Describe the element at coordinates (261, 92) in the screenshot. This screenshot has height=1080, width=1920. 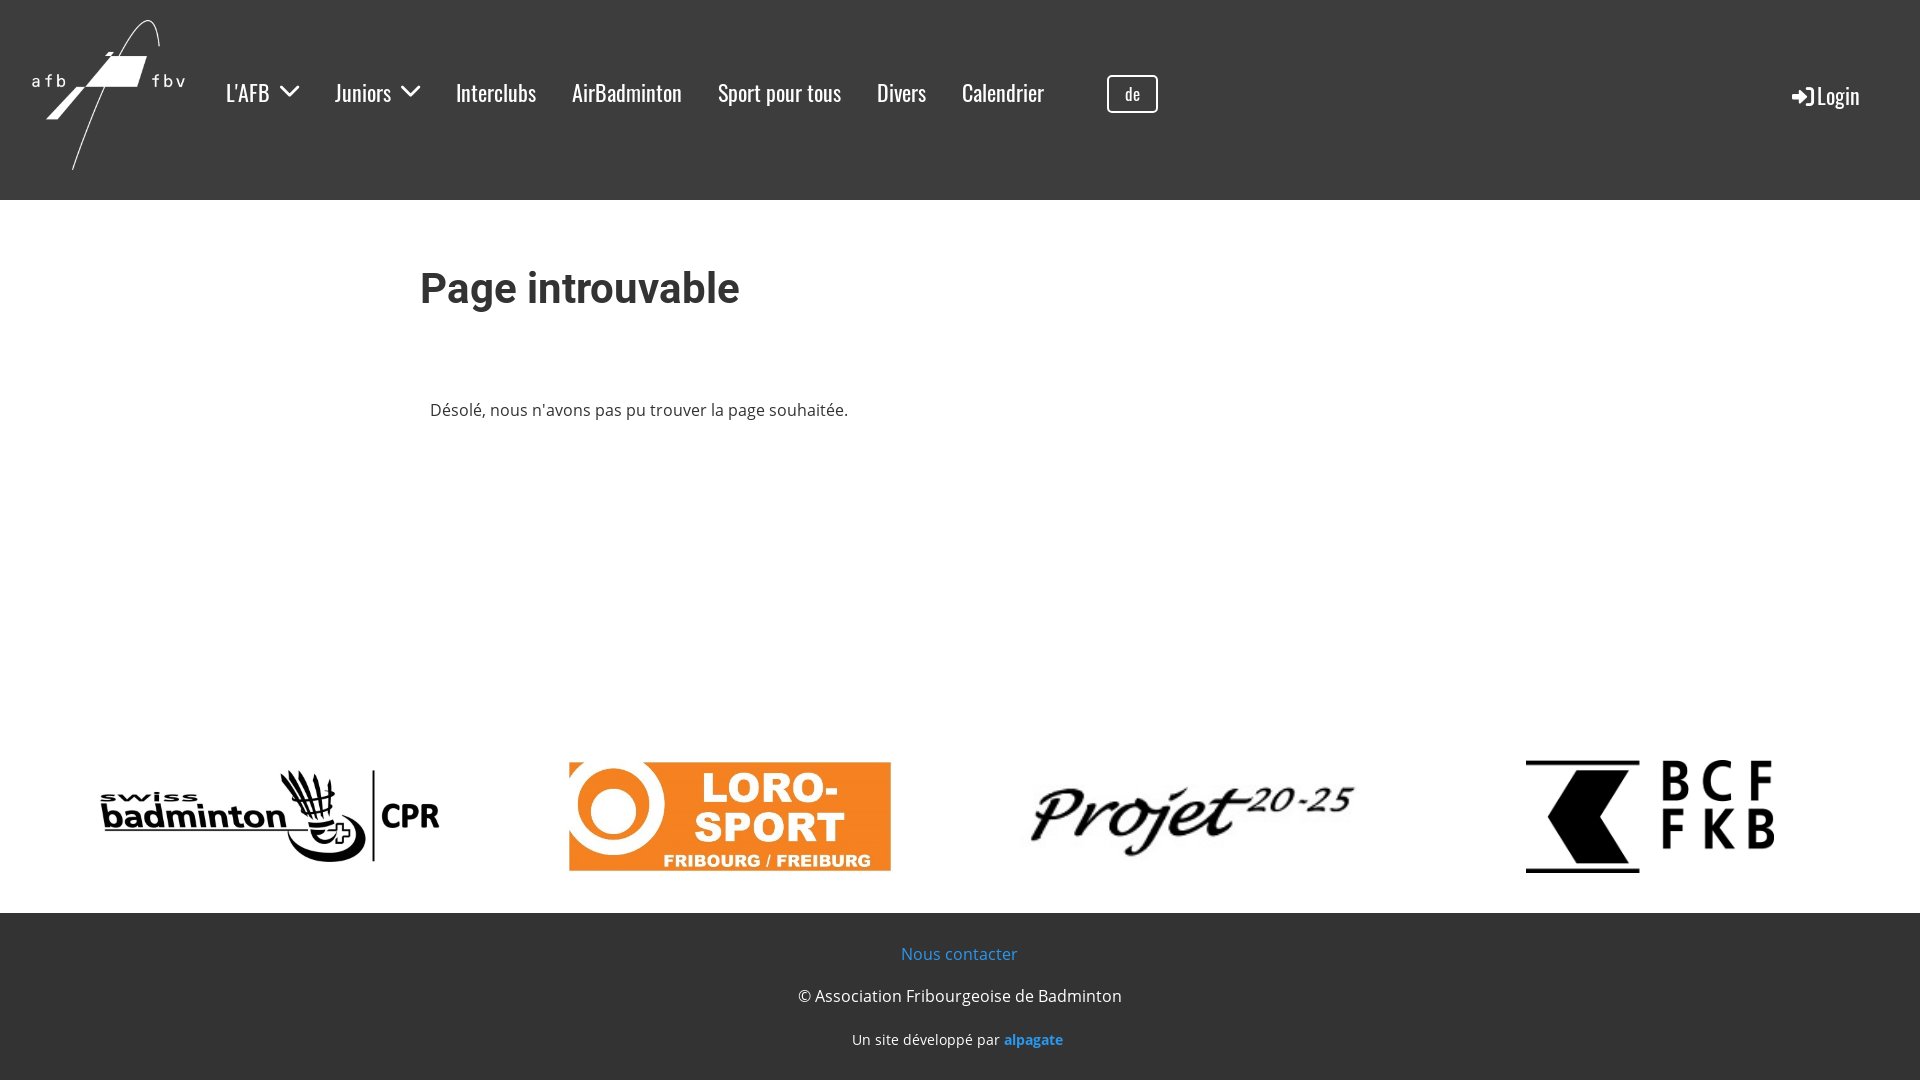
I see `'L'AFB'` at that location.